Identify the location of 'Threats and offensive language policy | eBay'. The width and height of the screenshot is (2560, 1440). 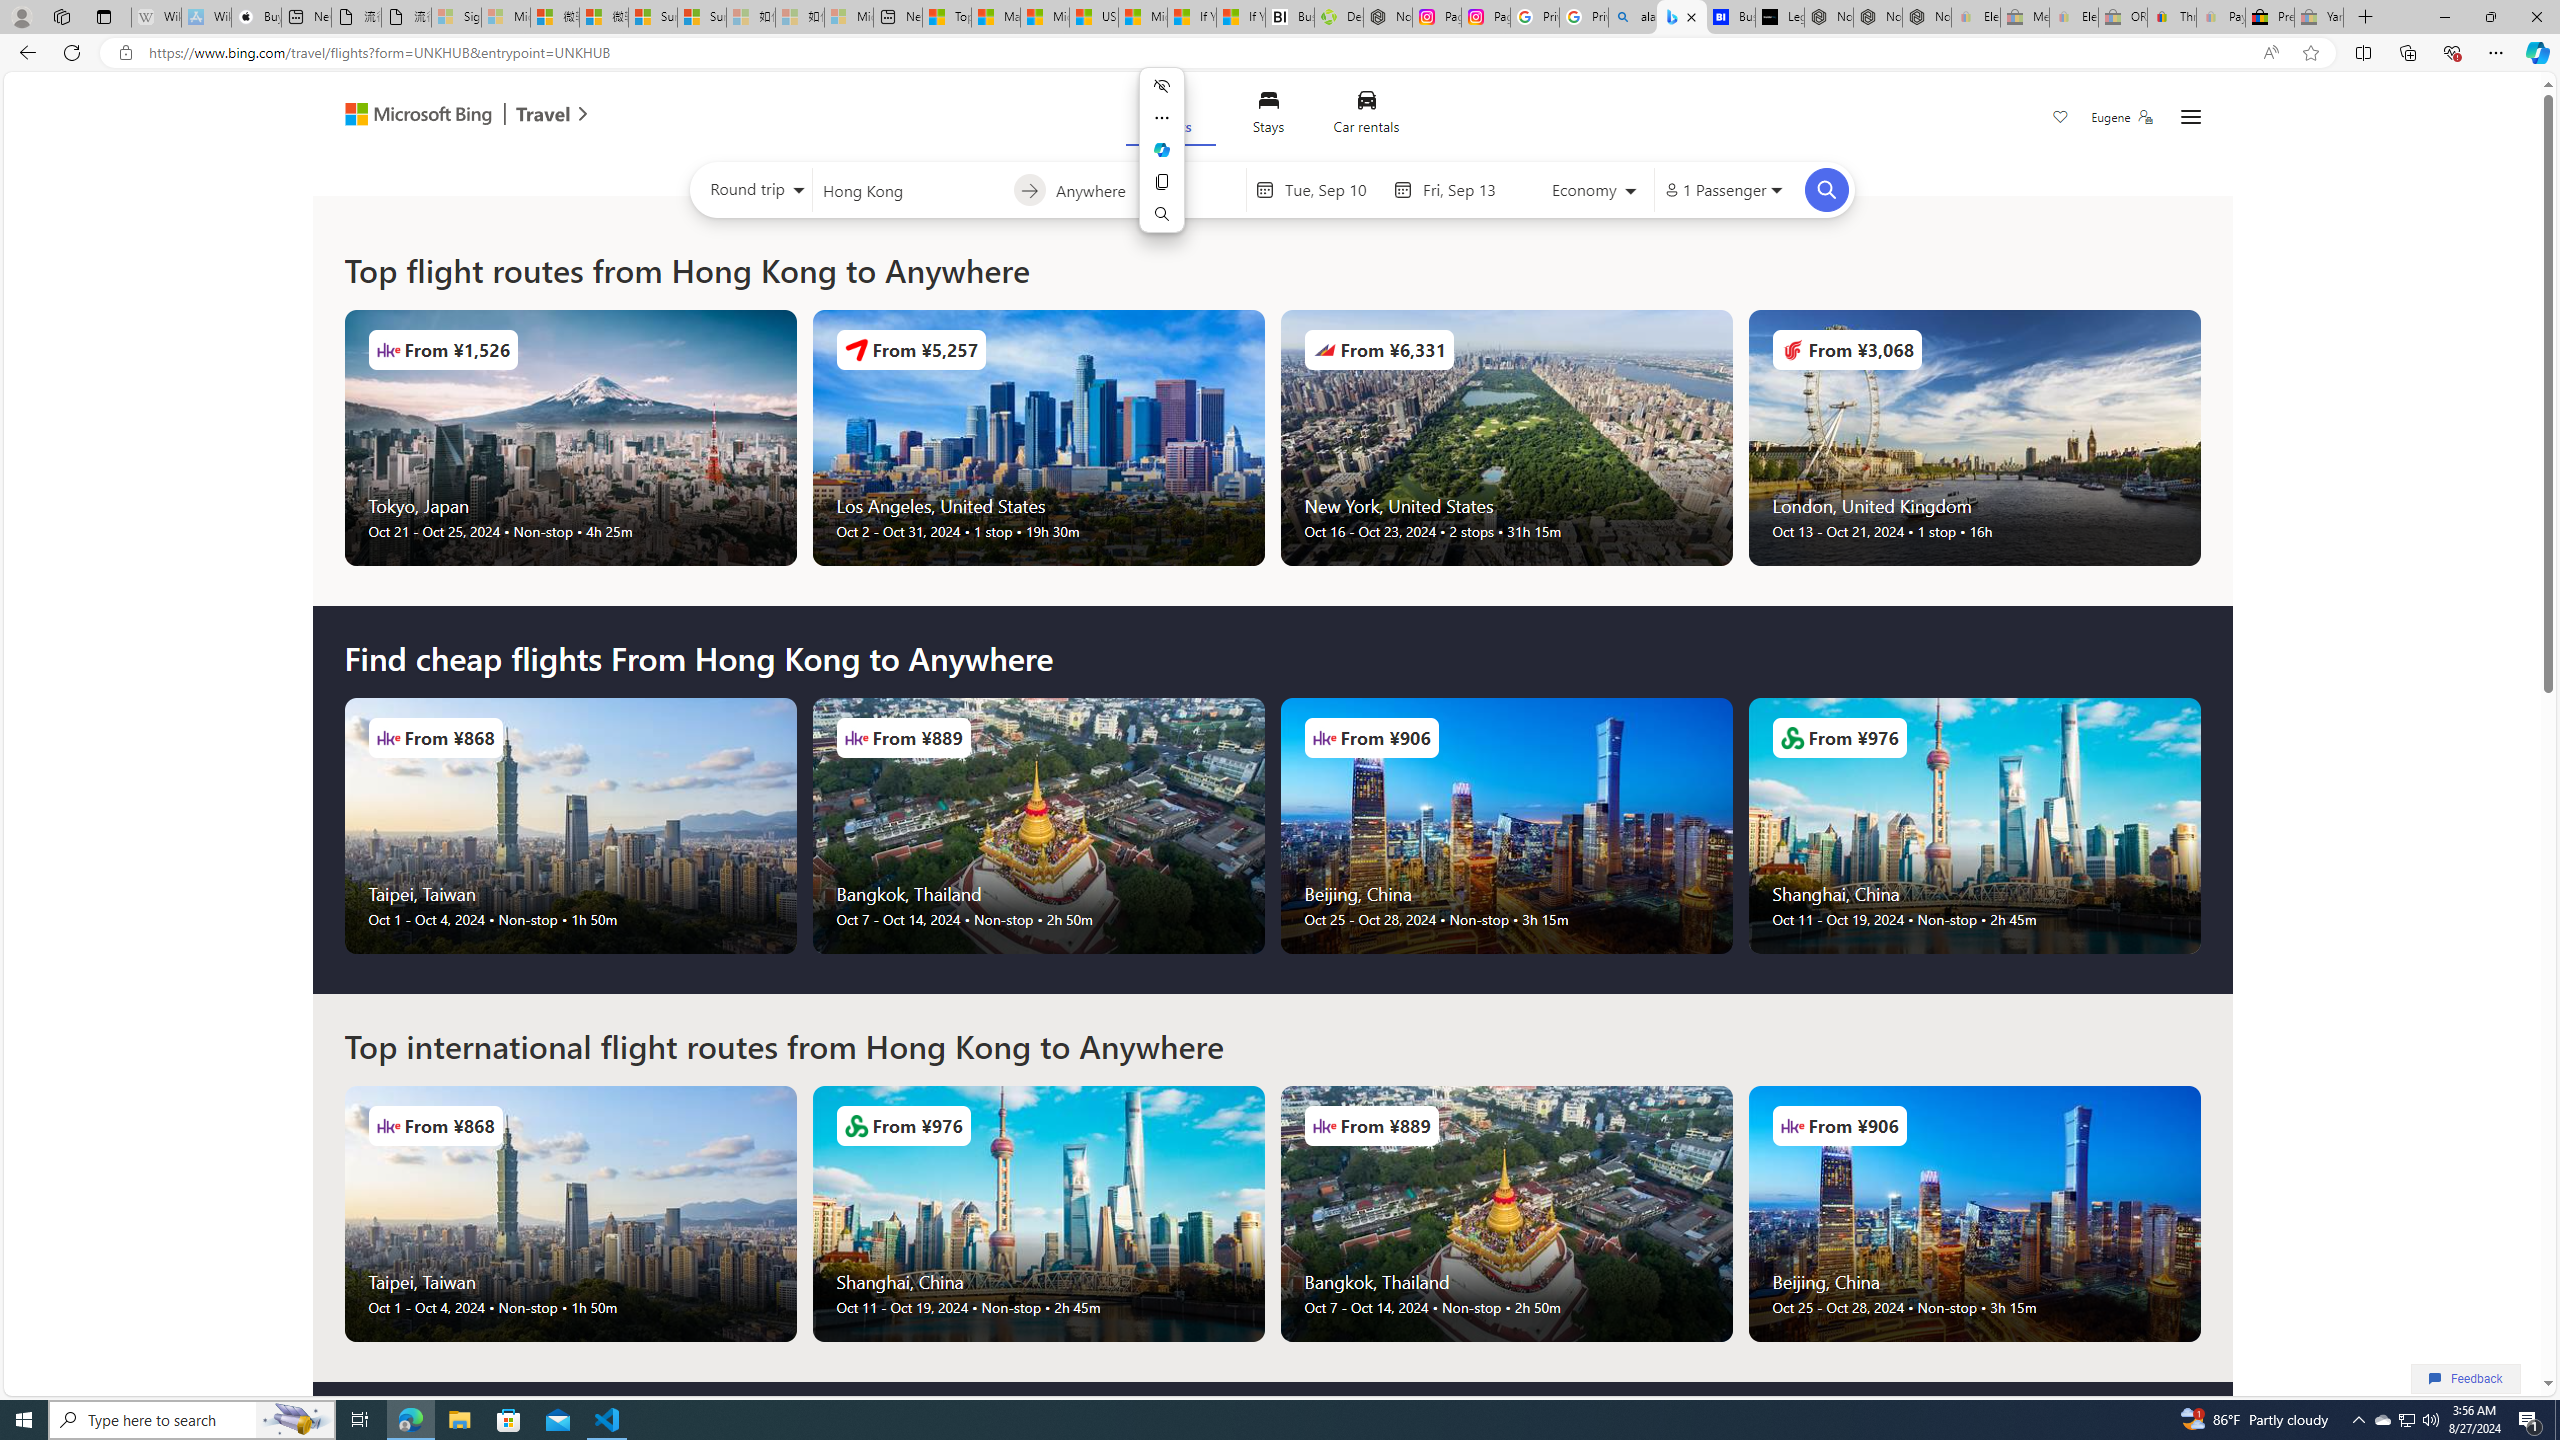
(2172, 16).